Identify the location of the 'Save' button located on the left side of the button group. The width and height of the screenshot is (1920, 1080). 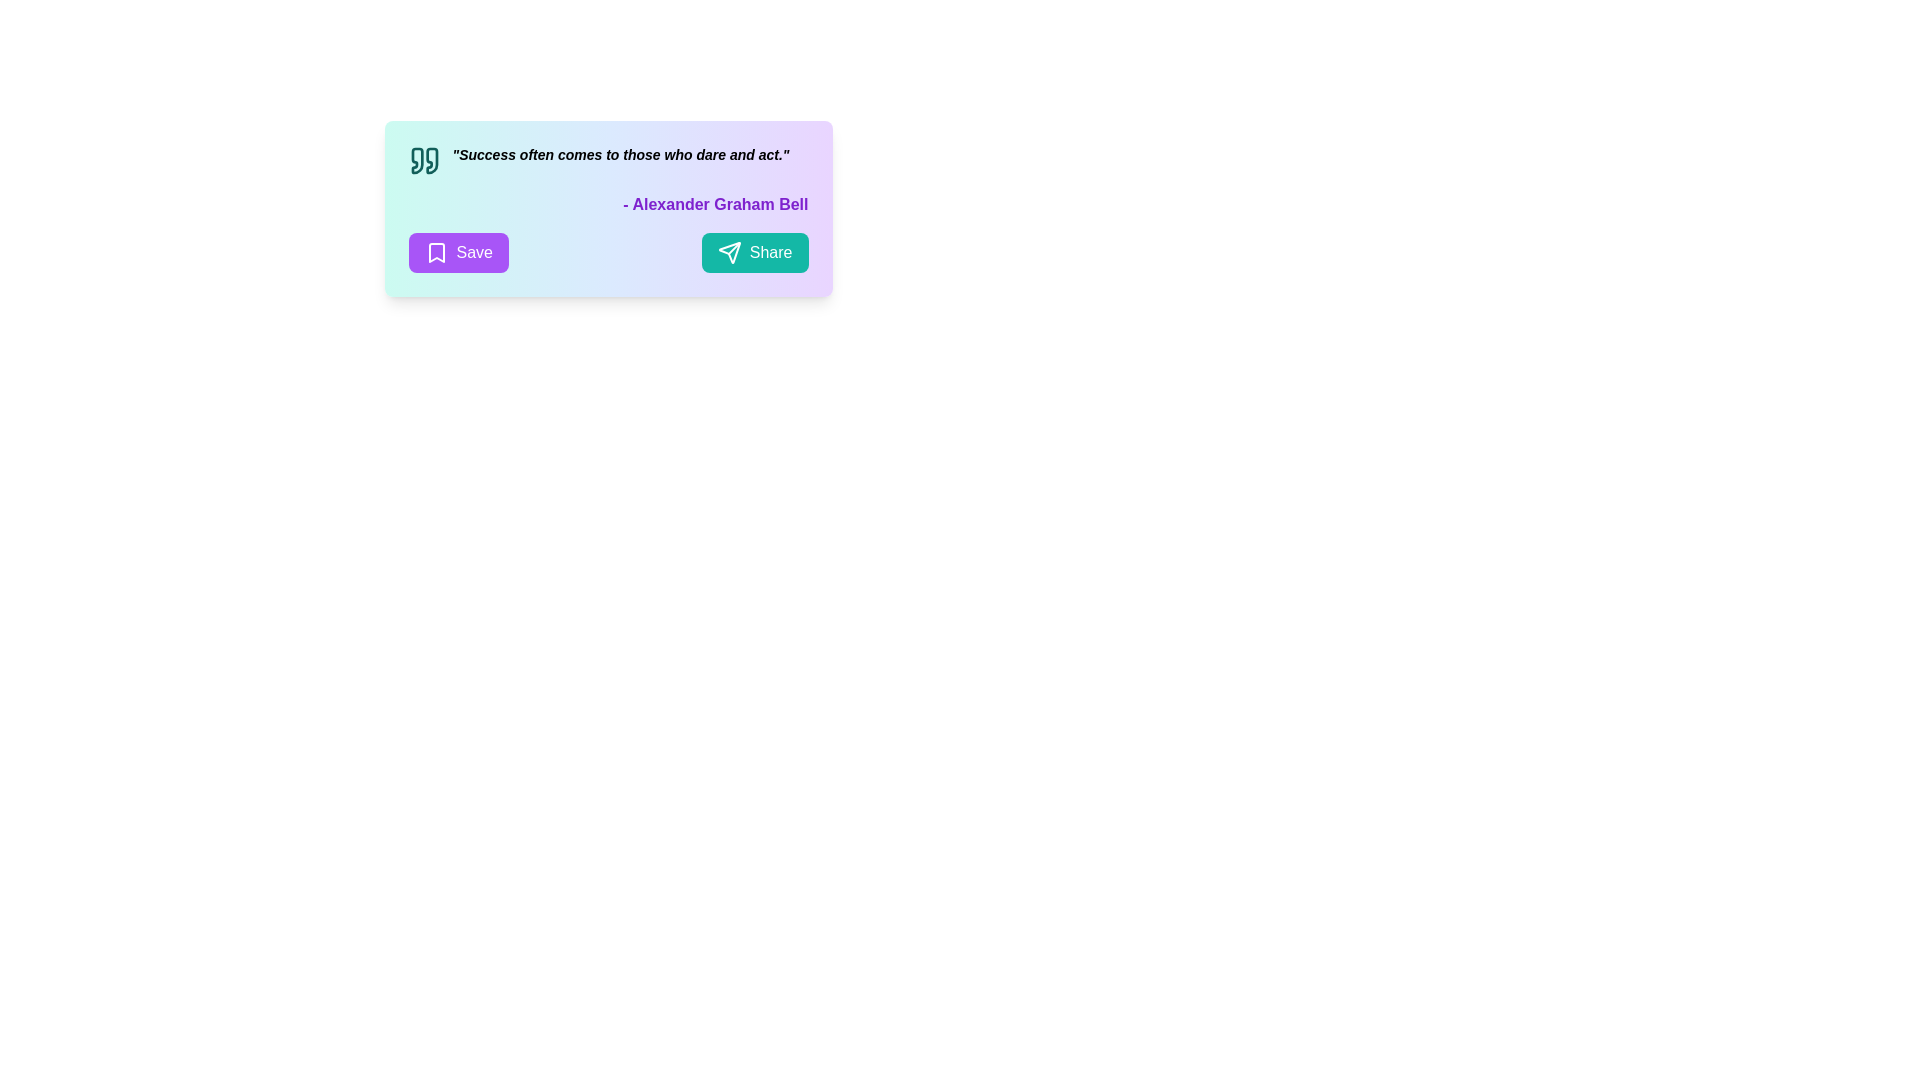
(457, 252).